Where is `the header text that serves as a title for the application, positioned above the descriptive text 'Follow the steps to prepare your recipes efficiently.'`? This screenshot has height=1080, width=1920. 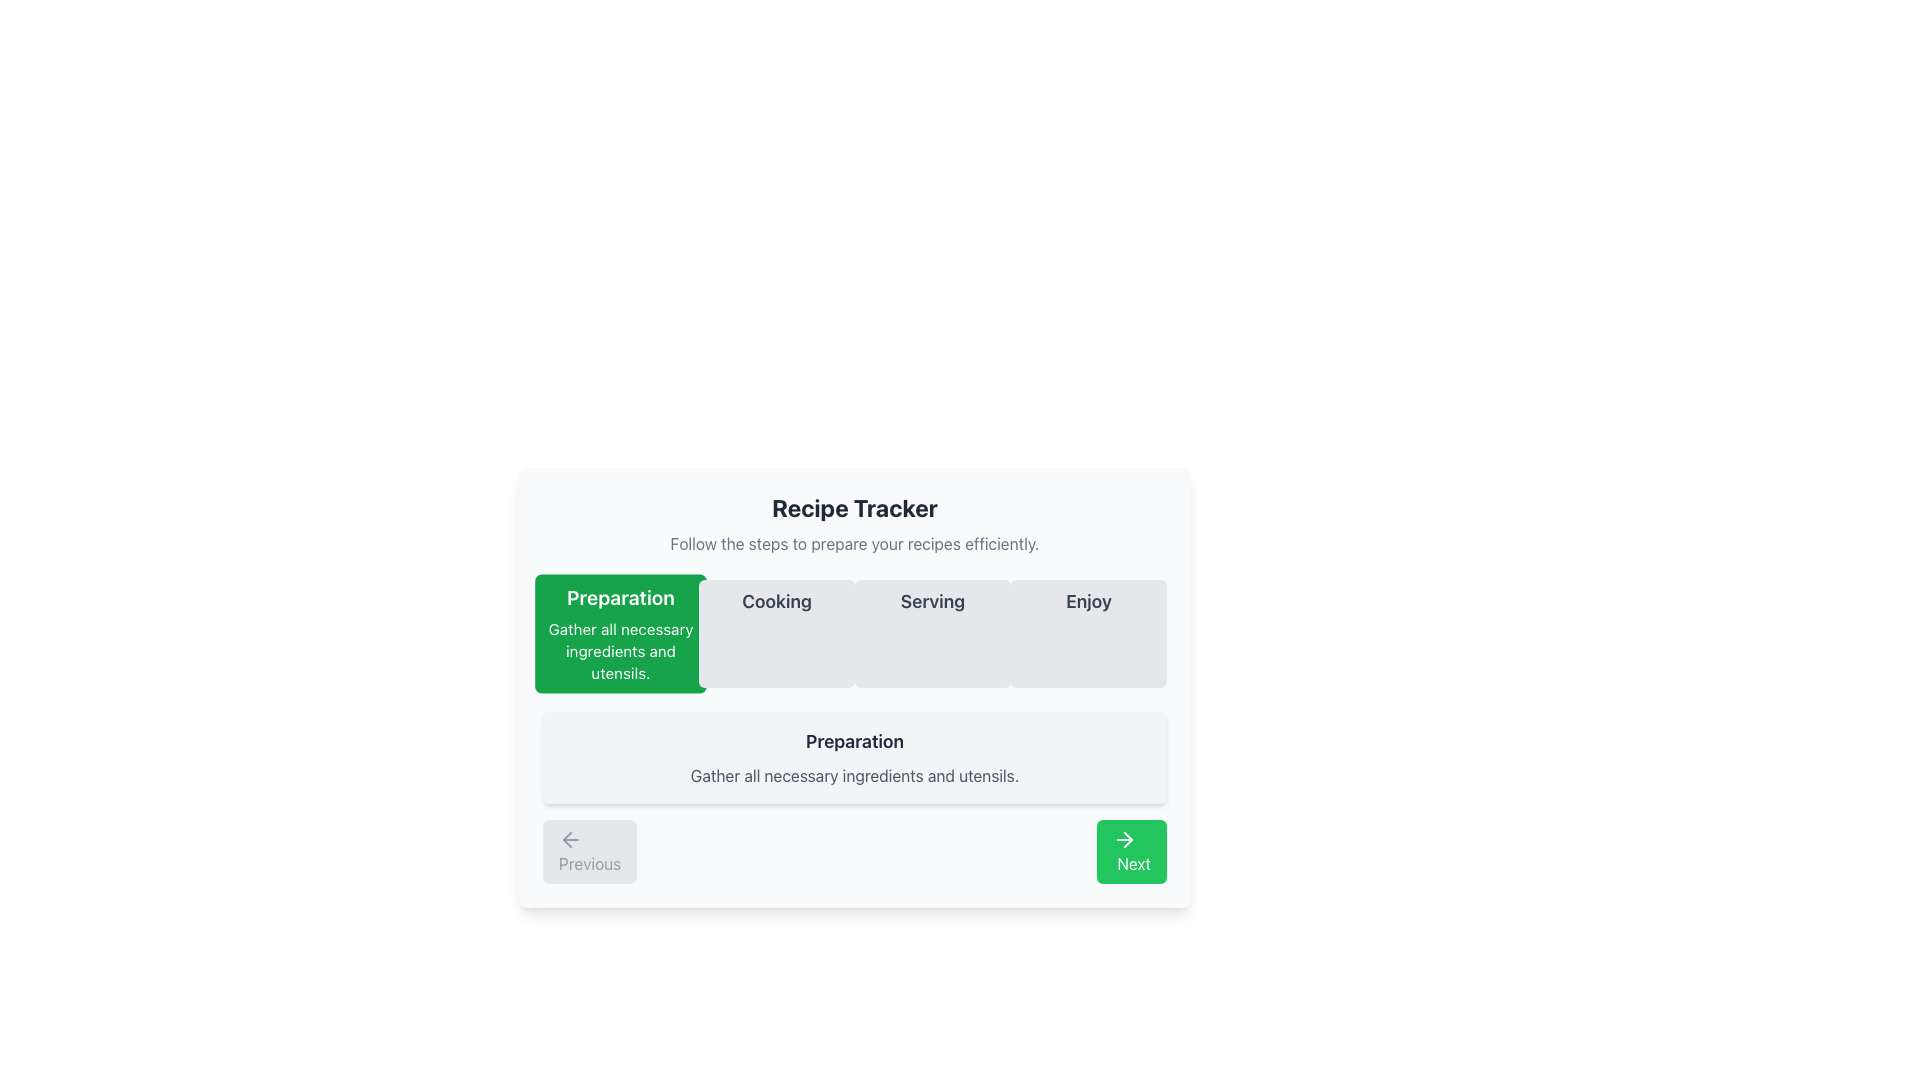
the header text that serves as a title for the application, positioned above the descriptive text 'Follow the steps to prepare your recipes efficiently.' is located at coordinates (854, 507).